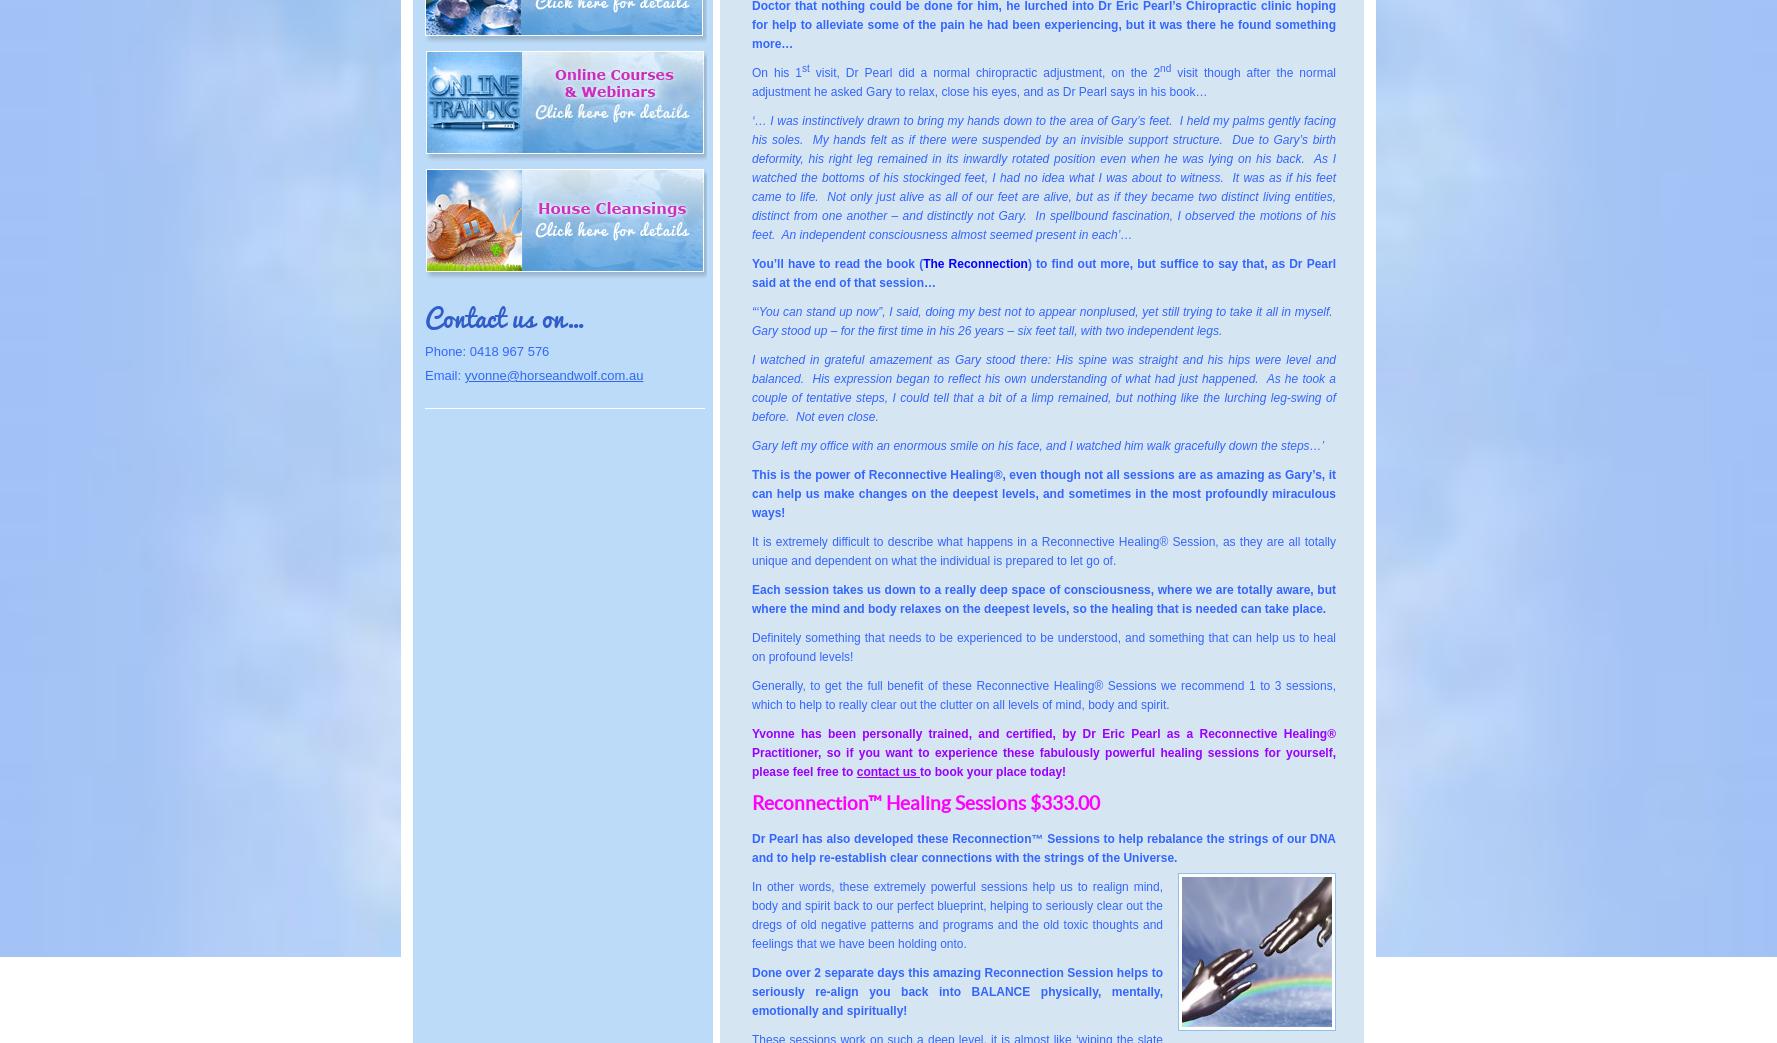 The height and width of the screenshot is (1043, 1777). I want to click on 'nd', so click(1165, 67).